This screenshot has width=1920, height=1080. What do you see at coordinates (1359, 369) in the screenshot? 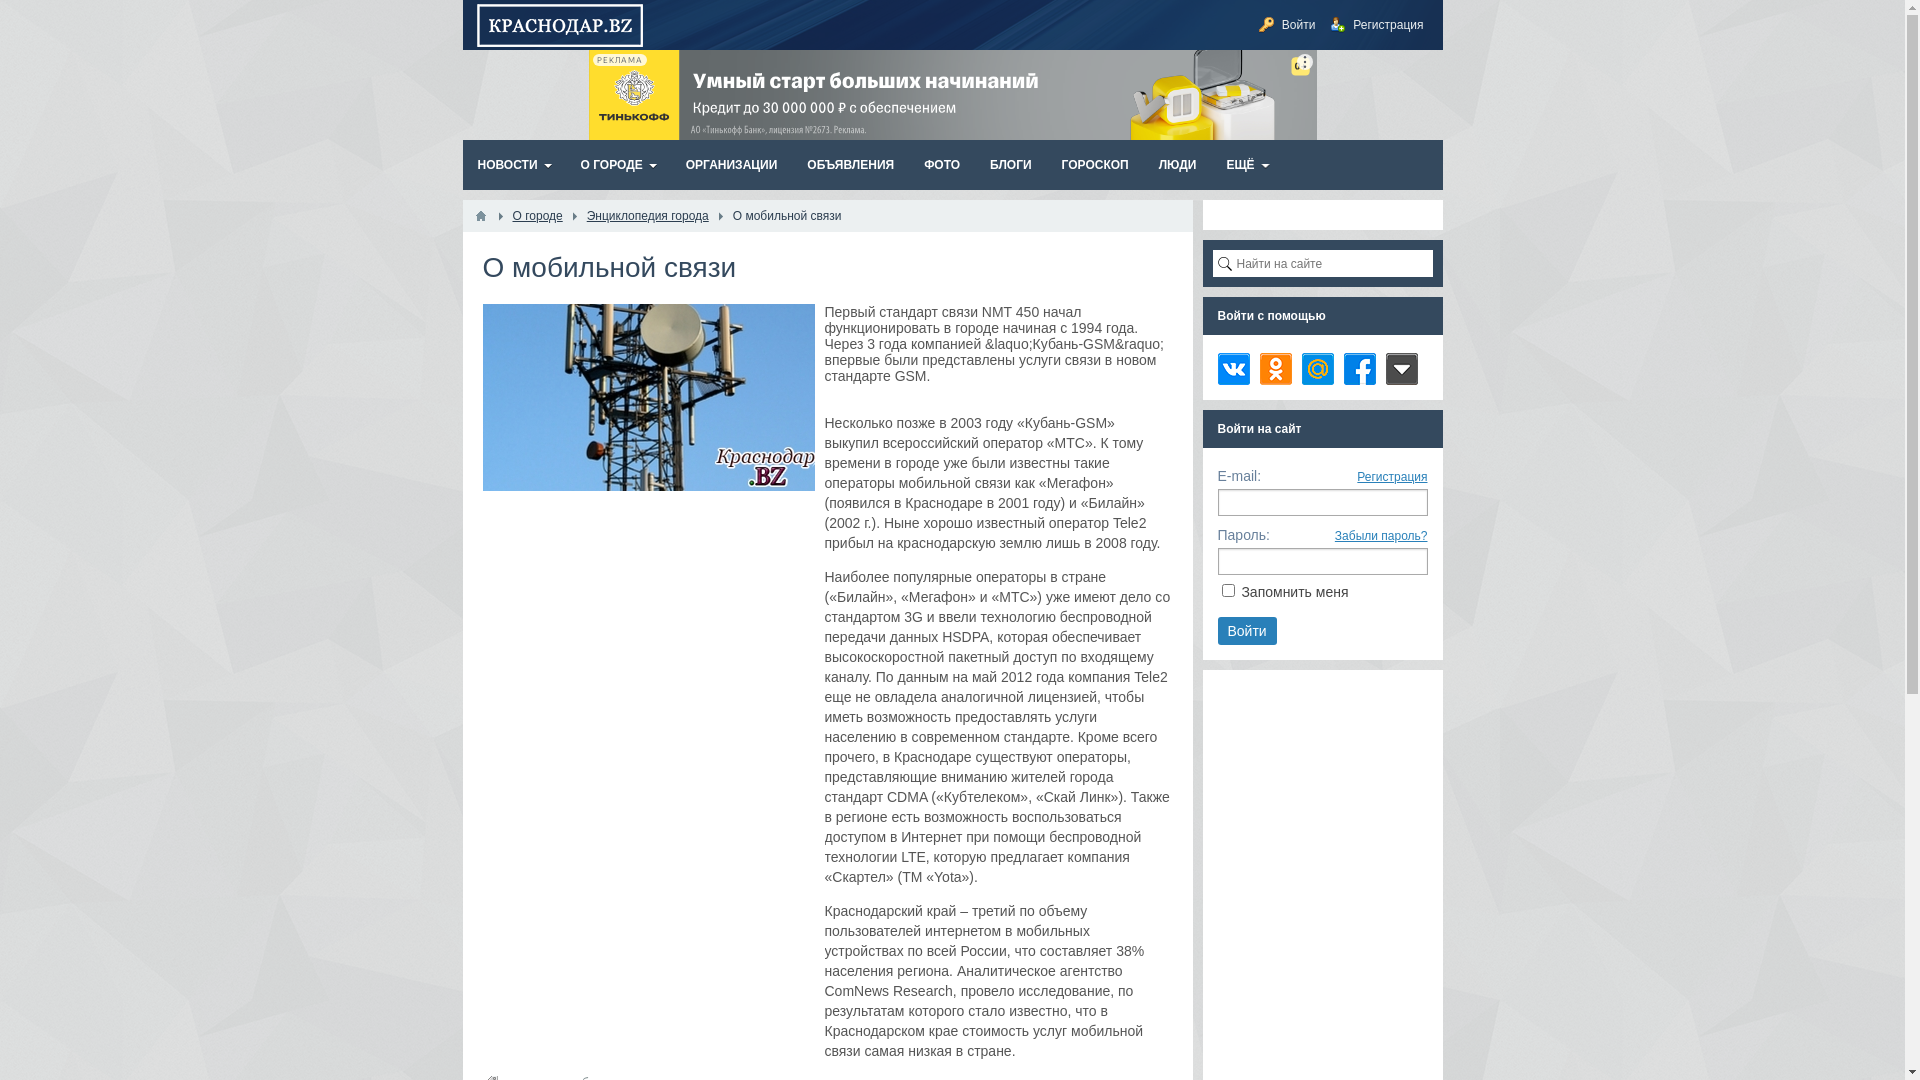
I see `'Facebook'` at bounding box center [1359, 369].